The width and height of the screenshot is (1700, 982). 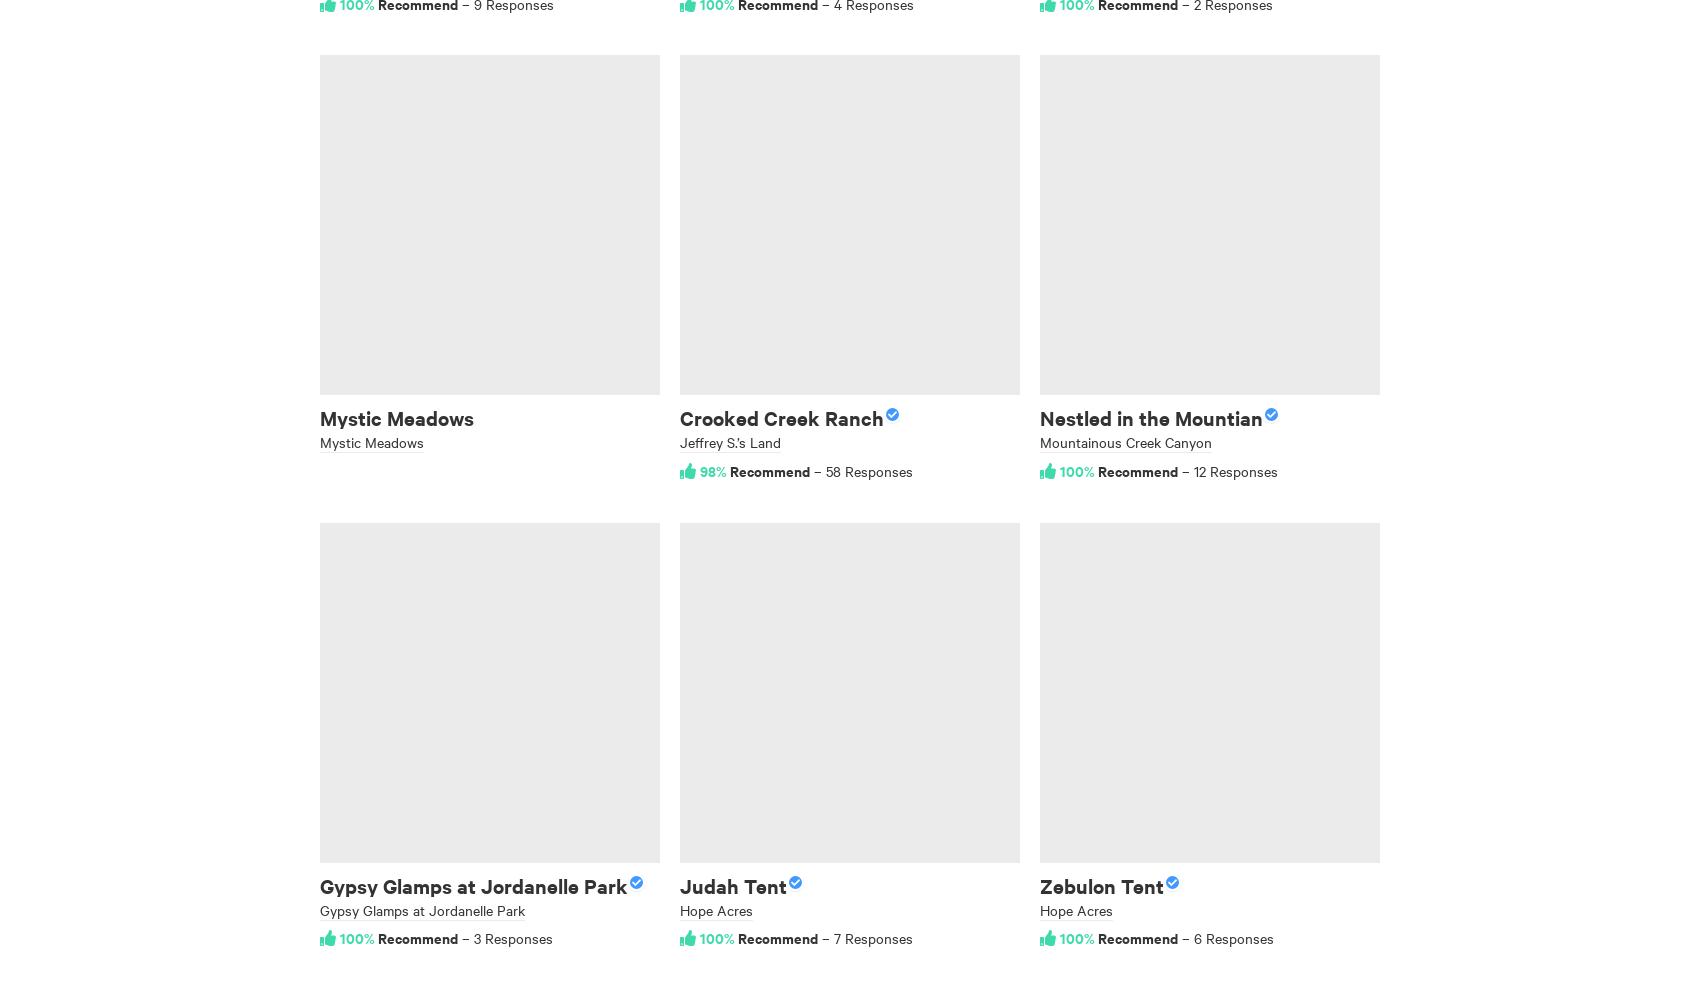 I want to click on 'Crooked Creek Ranch', so click(x=781, y=417).